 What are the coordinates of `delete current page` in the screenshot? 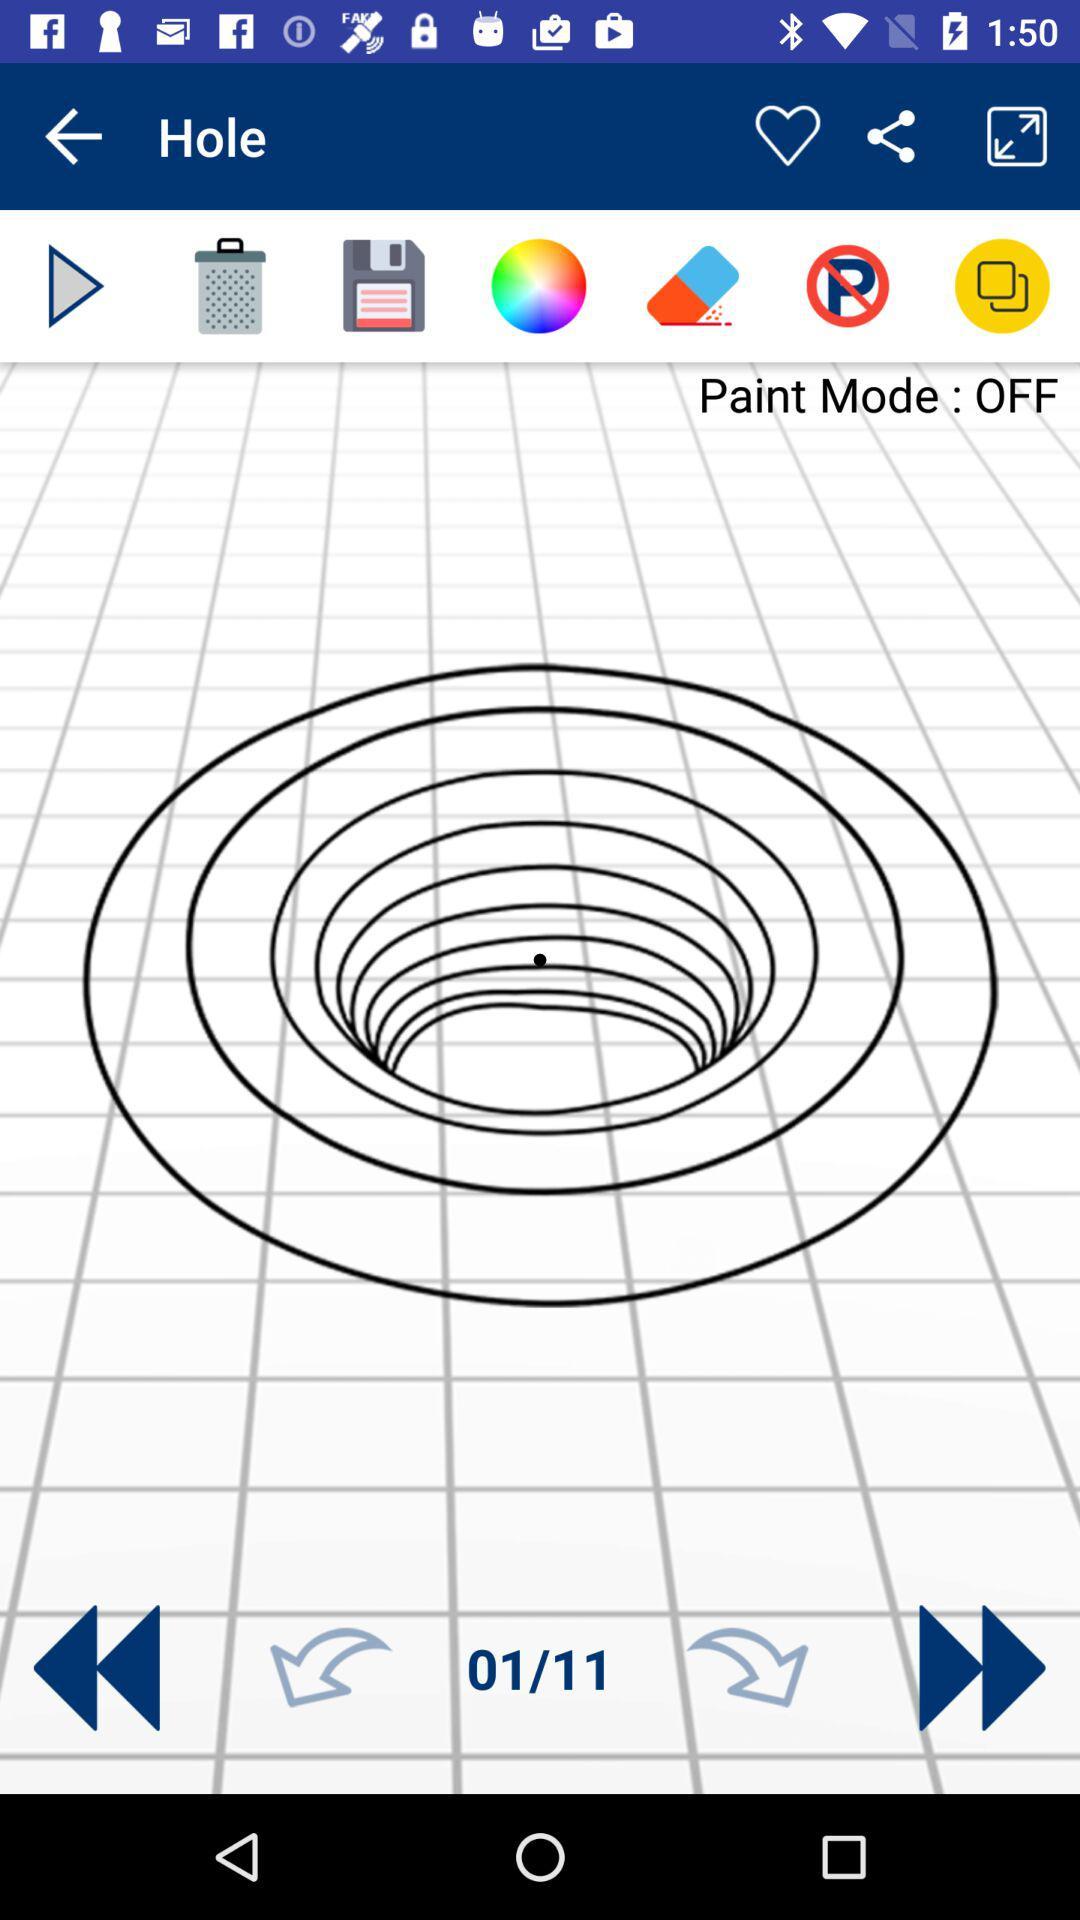 It's located at (229, 285).